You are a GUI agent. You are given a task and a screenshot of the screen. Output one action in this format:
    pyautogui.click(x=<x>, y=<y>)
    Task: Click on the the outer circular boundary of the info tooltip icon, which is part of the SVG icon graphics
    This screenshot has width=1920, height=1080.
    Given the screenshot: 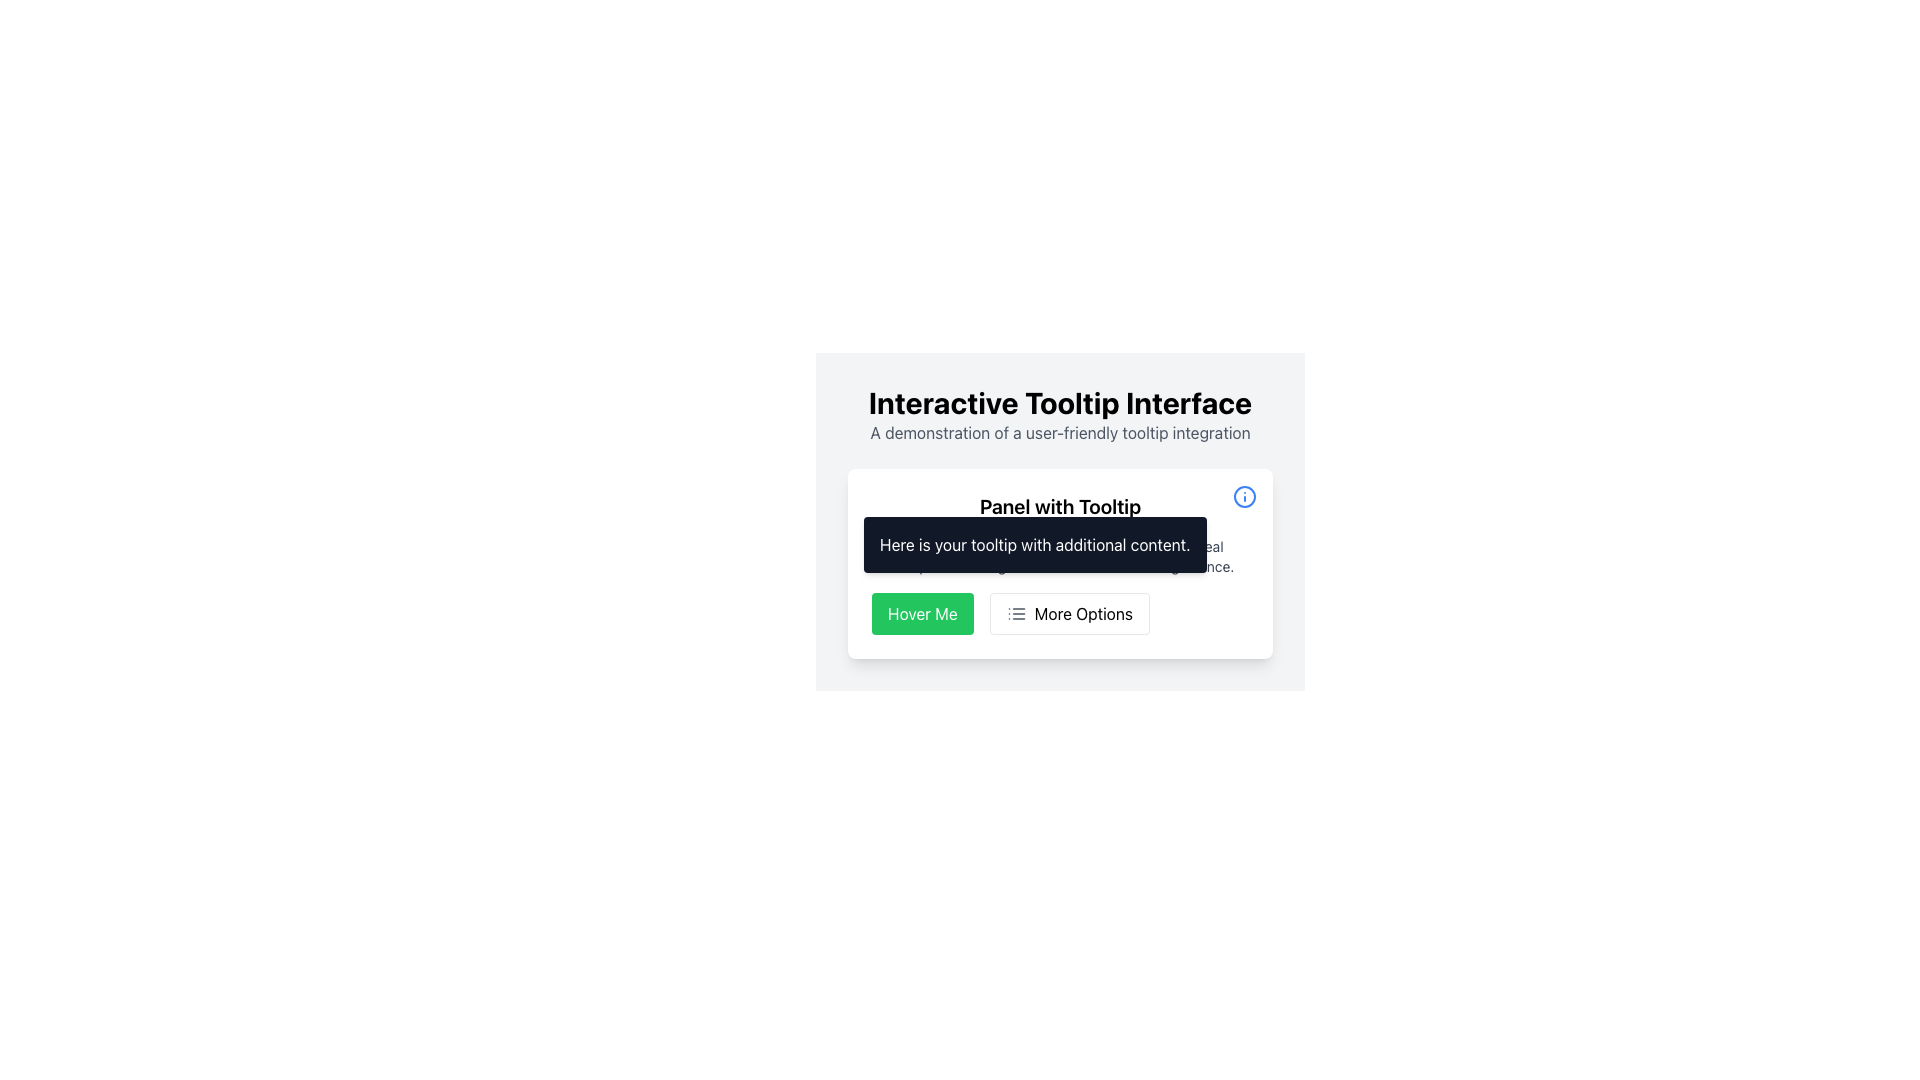 What is the action you would take?
    pyautogui.click(x=1243, y=496)
    